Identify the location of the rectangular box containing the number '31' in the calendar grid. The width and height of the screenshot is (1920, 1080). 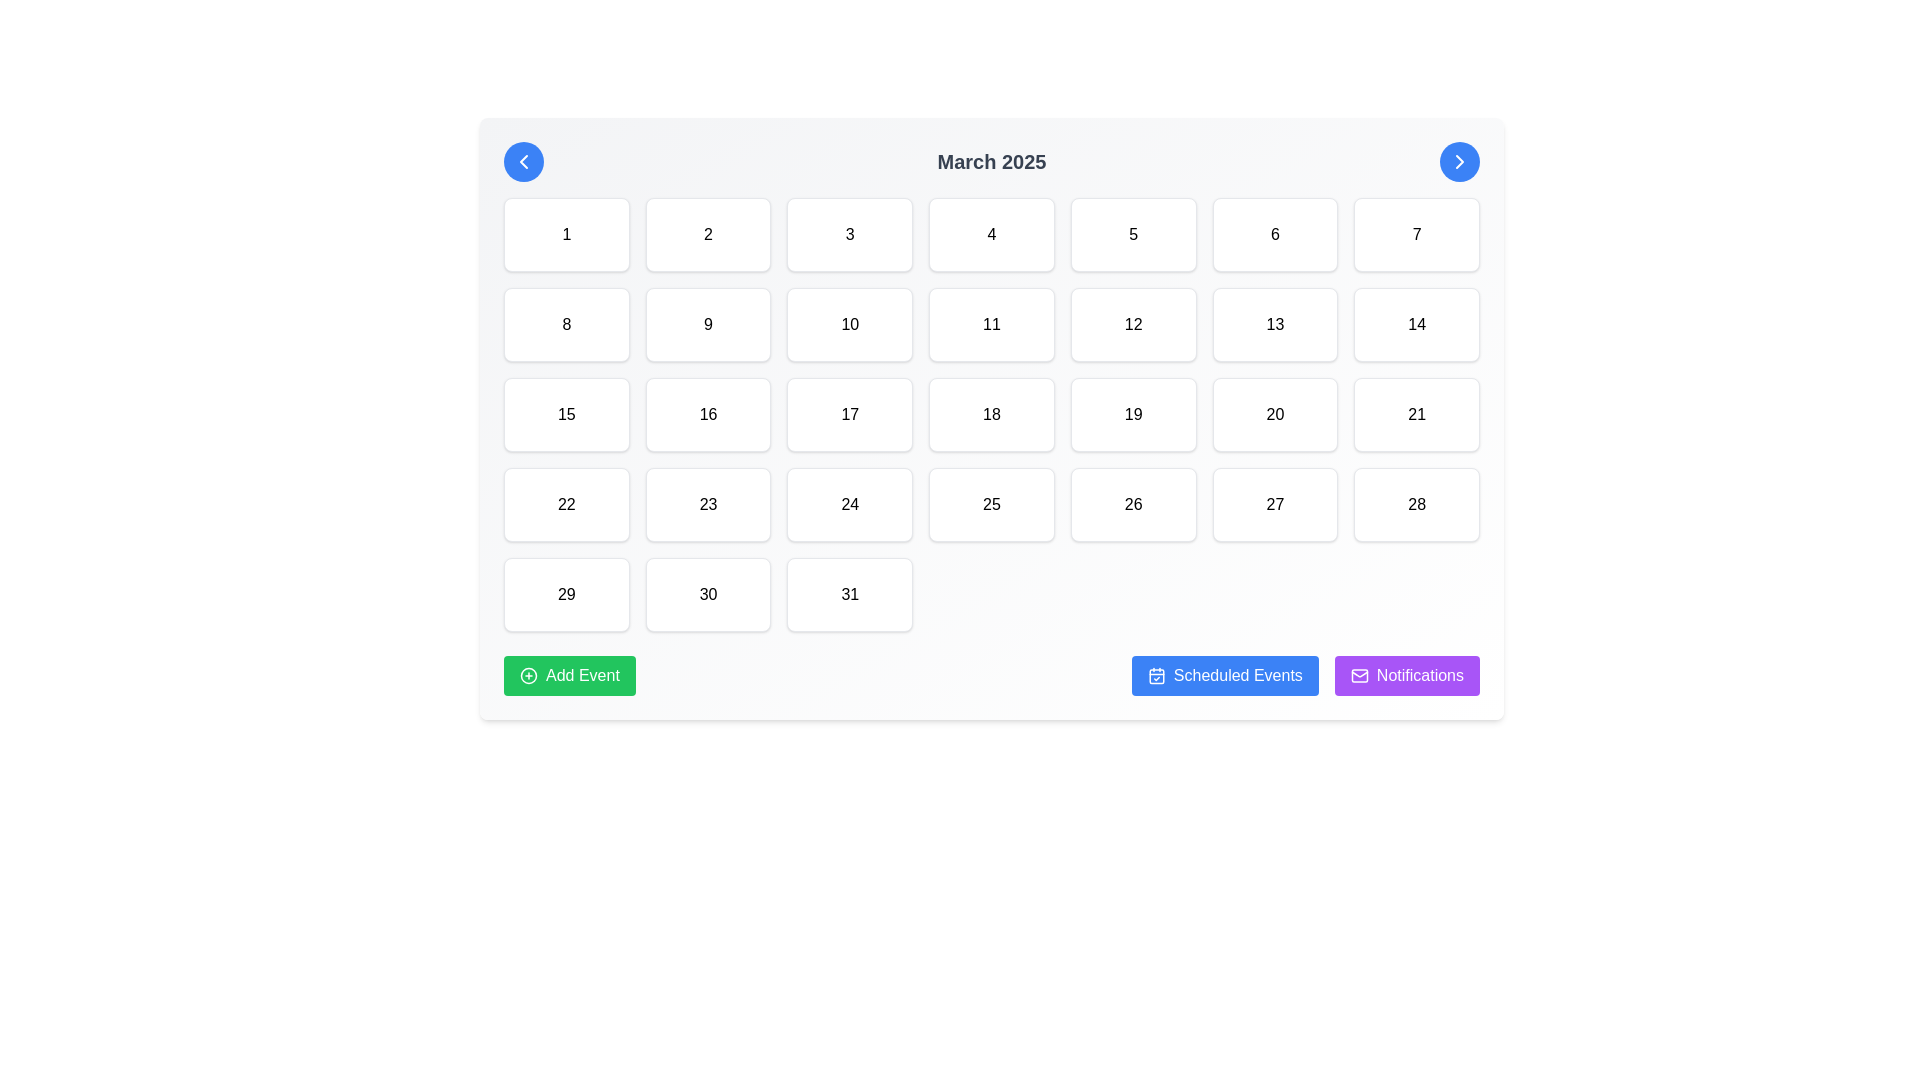
(850, 593).